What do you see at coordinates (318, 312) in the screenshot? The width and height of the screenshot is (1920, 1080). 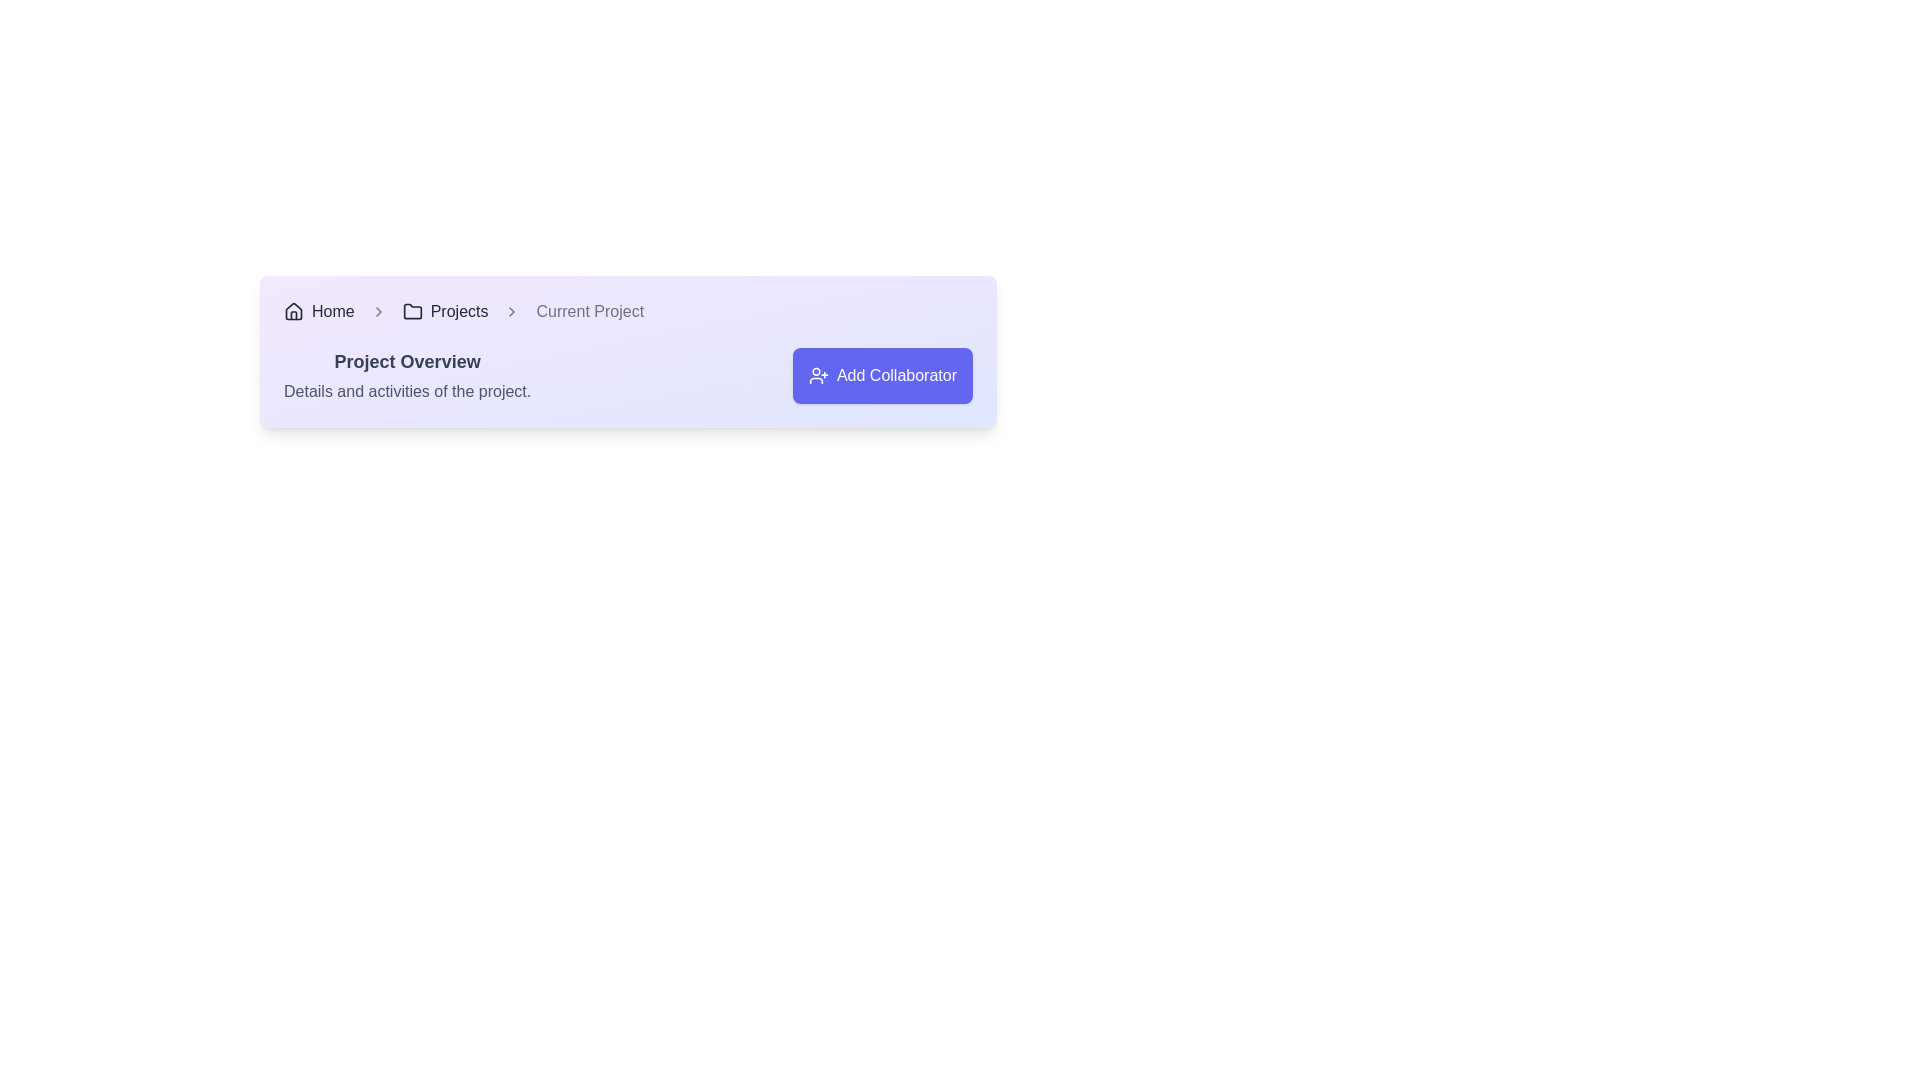 I see `the 'Home' hyperlink with the home-shaped icon in the breadcrumb navigation` at bounding box center [318, 312].